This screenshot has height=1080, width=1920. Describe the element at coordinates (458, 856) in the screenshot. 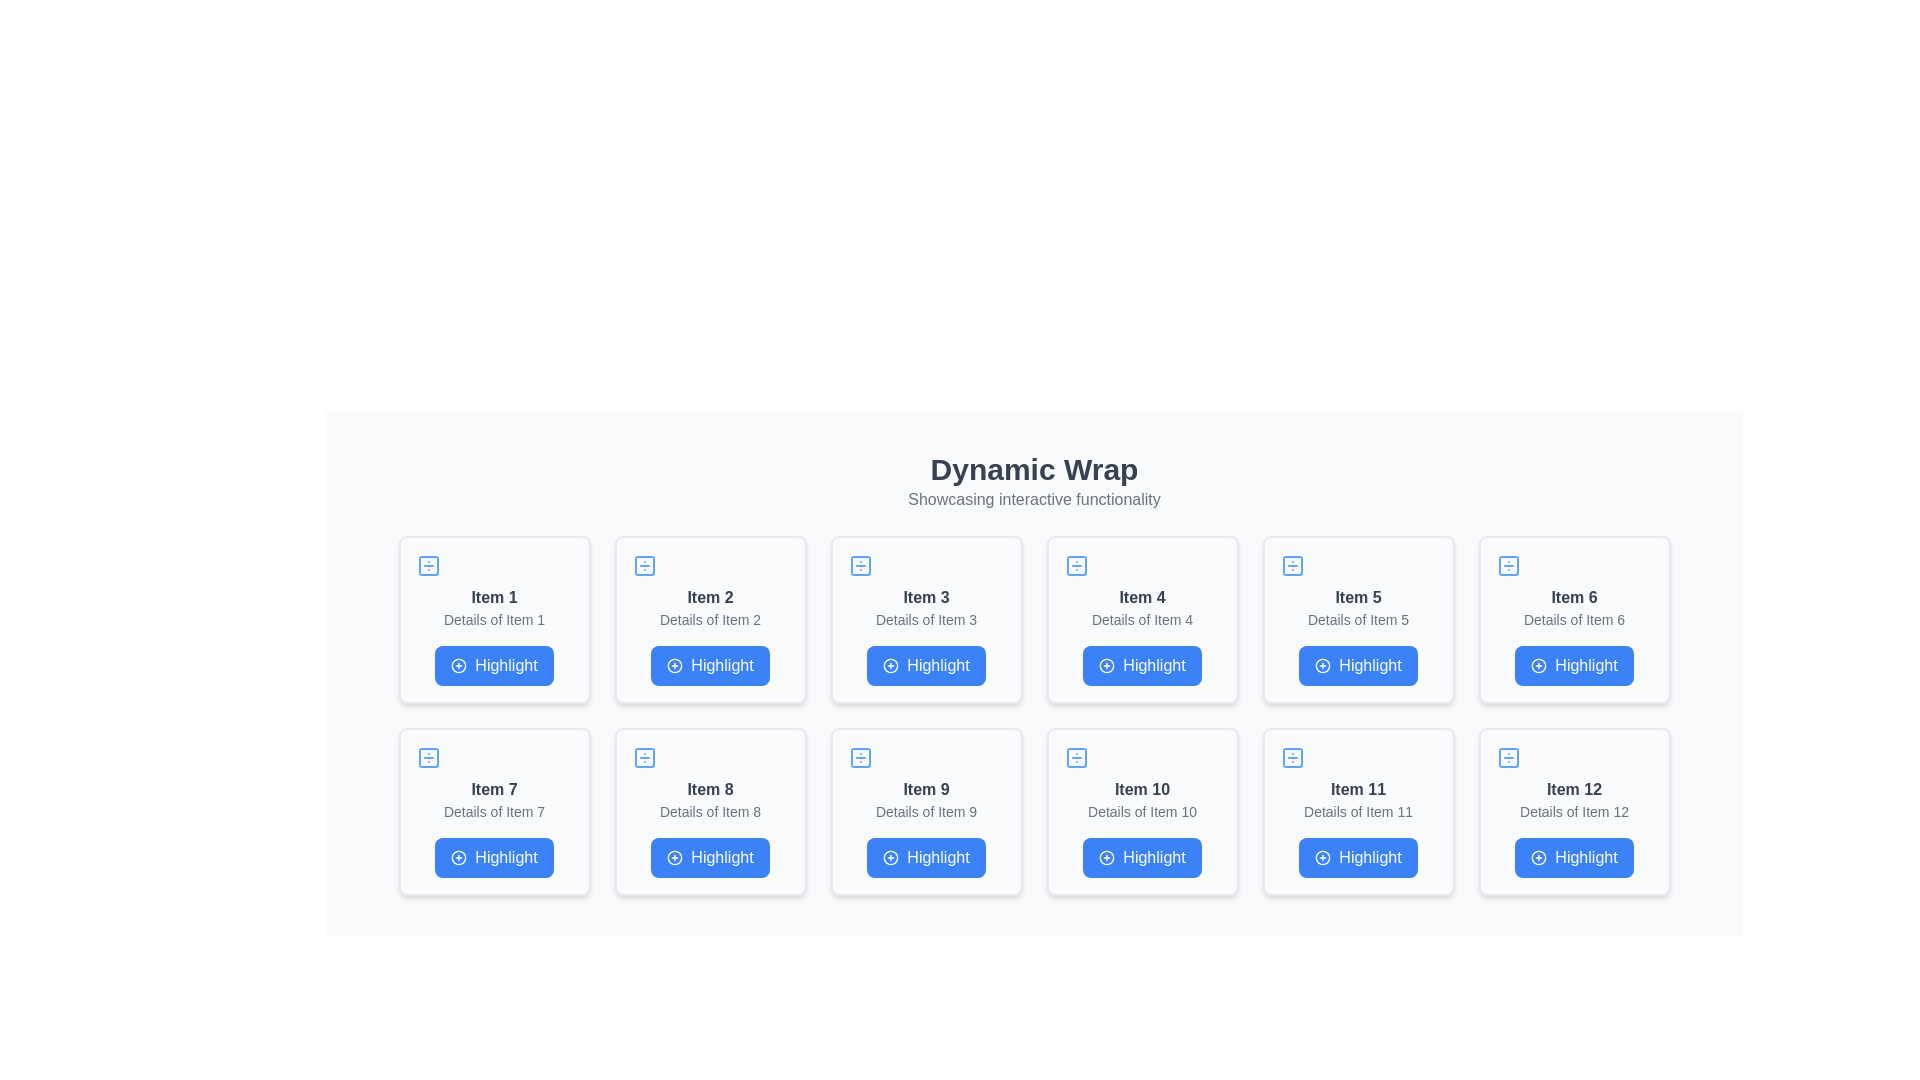

I see `the 'Highlight' button, which contains an icon on its left side, located in the second row and first column of the grid layout within the card labeled 'Item 7'` at that location.